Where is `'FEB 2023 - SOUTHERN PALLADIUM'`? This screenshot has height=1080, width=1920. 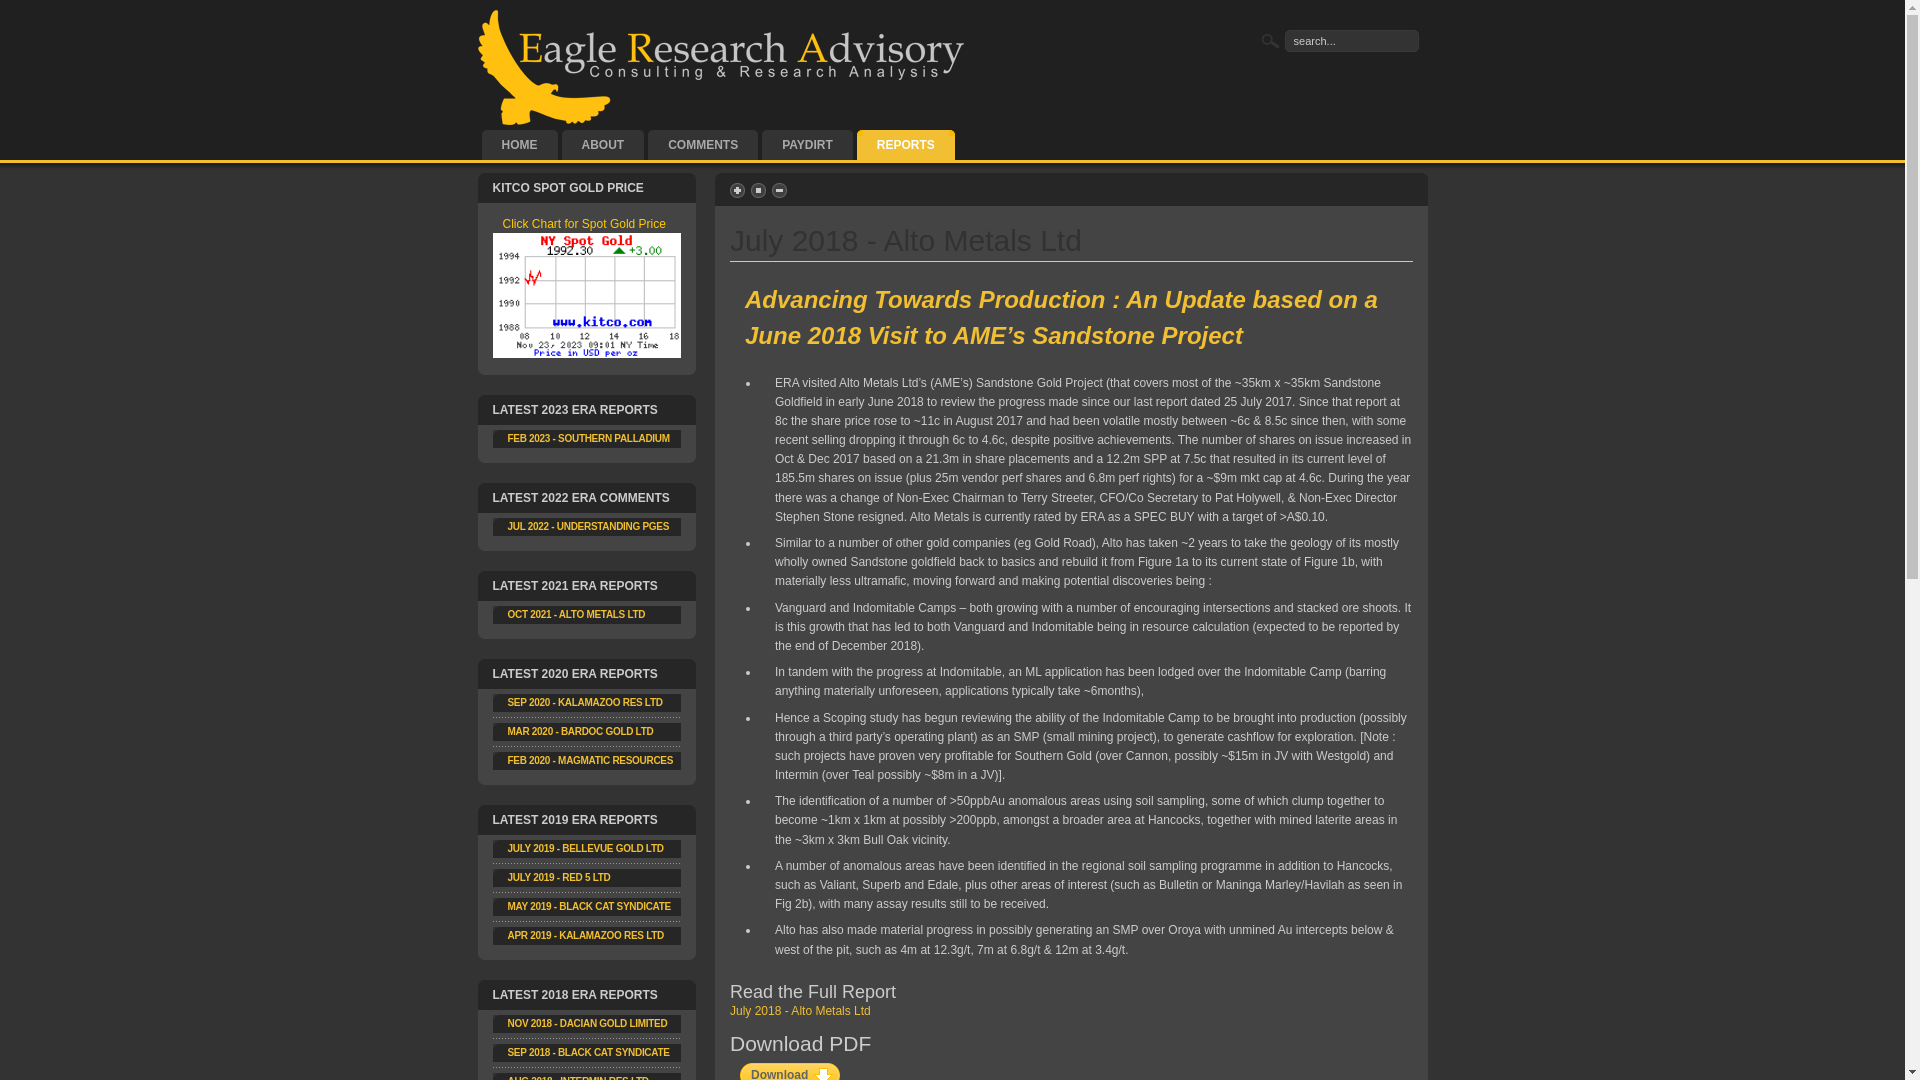 'FEB 2023 - SOUTHERN PALLADIUM' is located at coordinates (588, 437).